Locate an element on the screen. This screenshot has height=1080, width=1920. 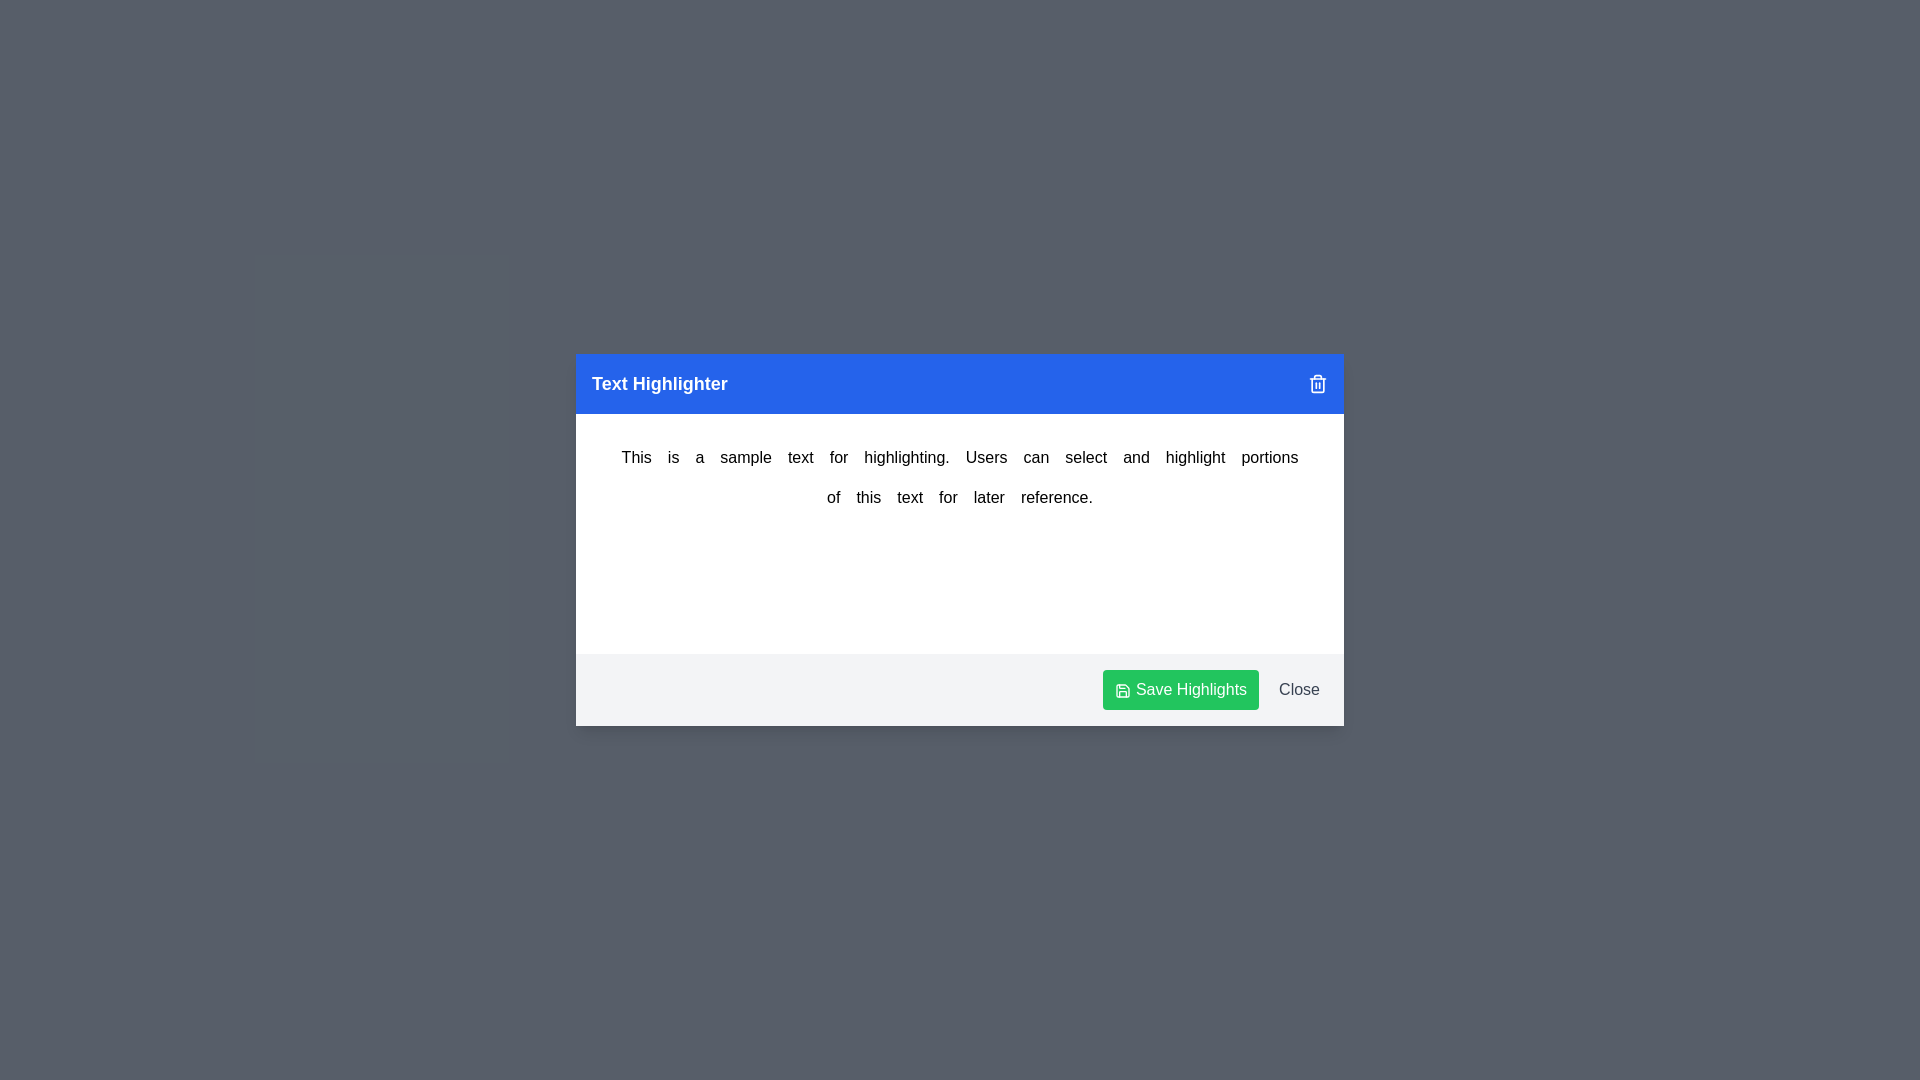
the word 'highlight' by clicking on it is located at coordinates (1195, 458).